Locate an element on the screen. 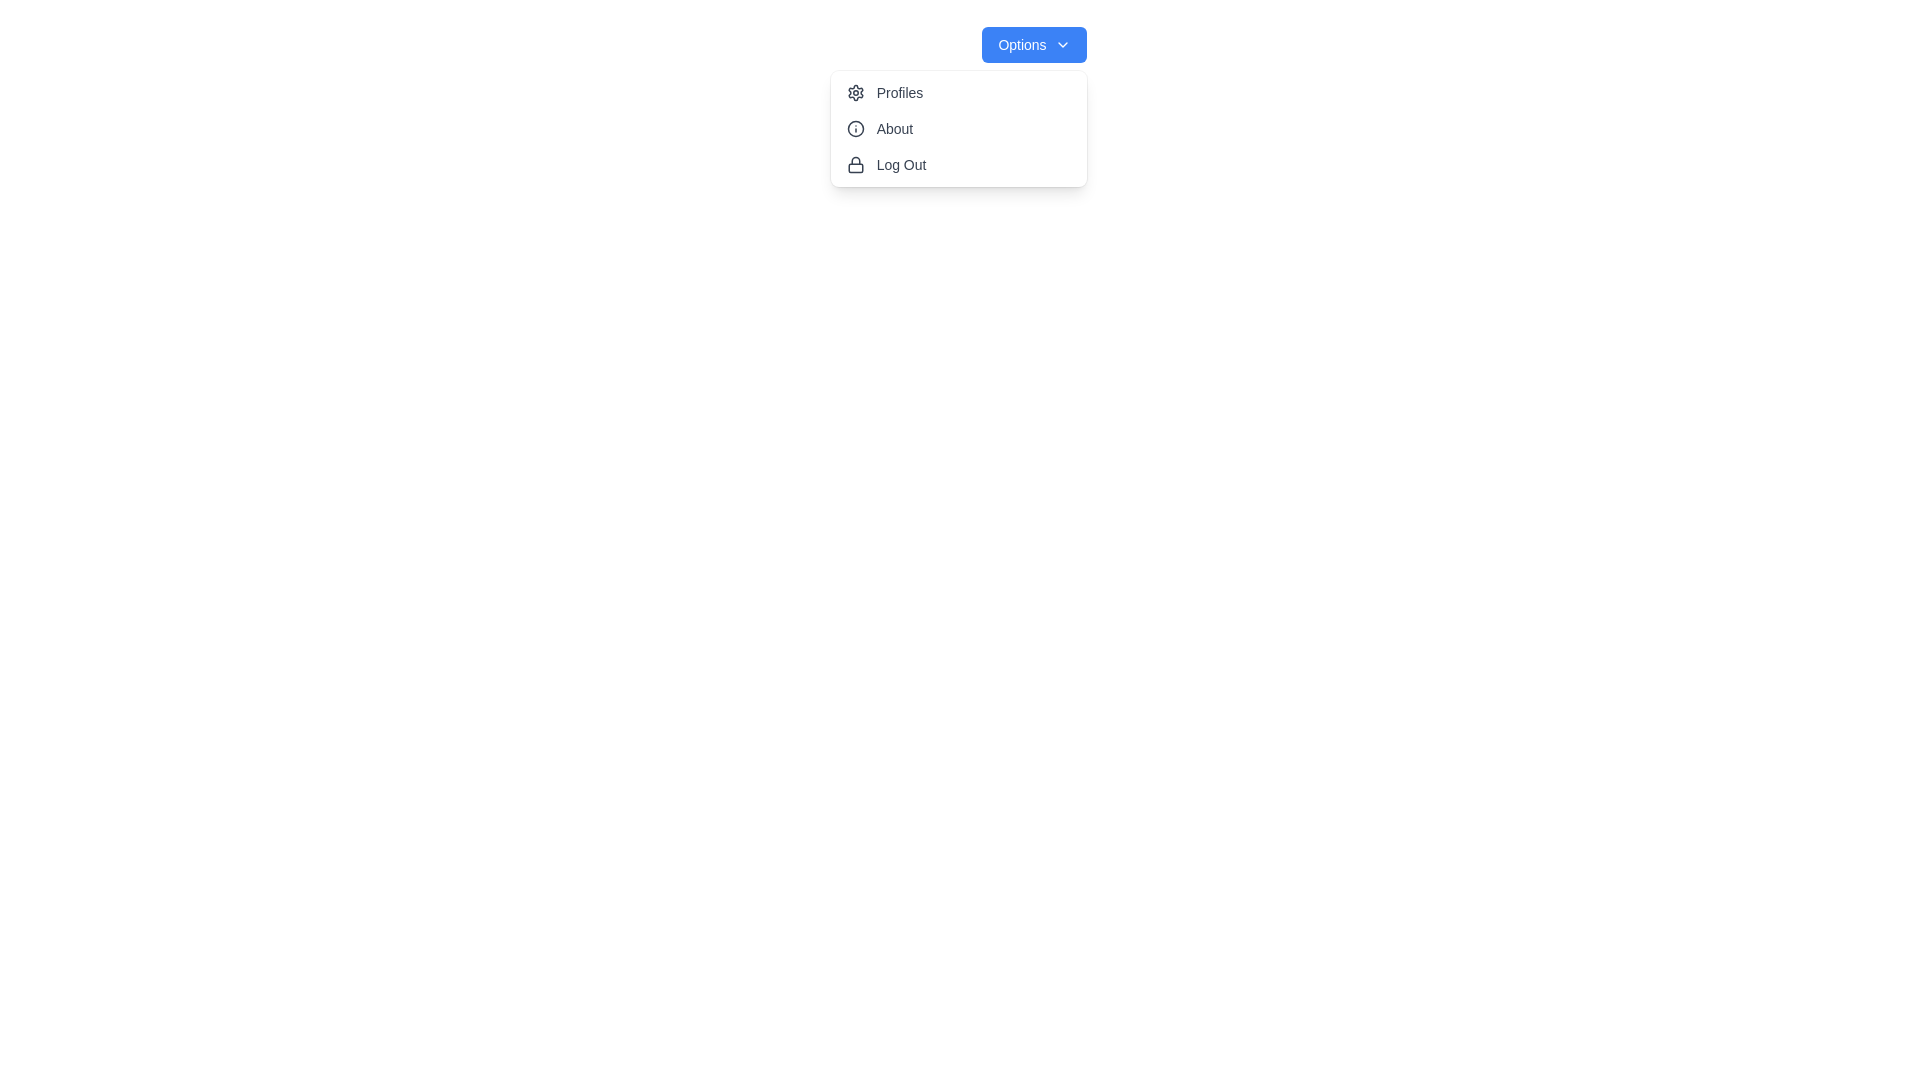 This screenshot has height=1080, width=1920. the log-out button located in the vertical dropdown menu, which is the third option below 'Profiles' and 'About', to activate the hover effect is located at coordinates (957, 164).